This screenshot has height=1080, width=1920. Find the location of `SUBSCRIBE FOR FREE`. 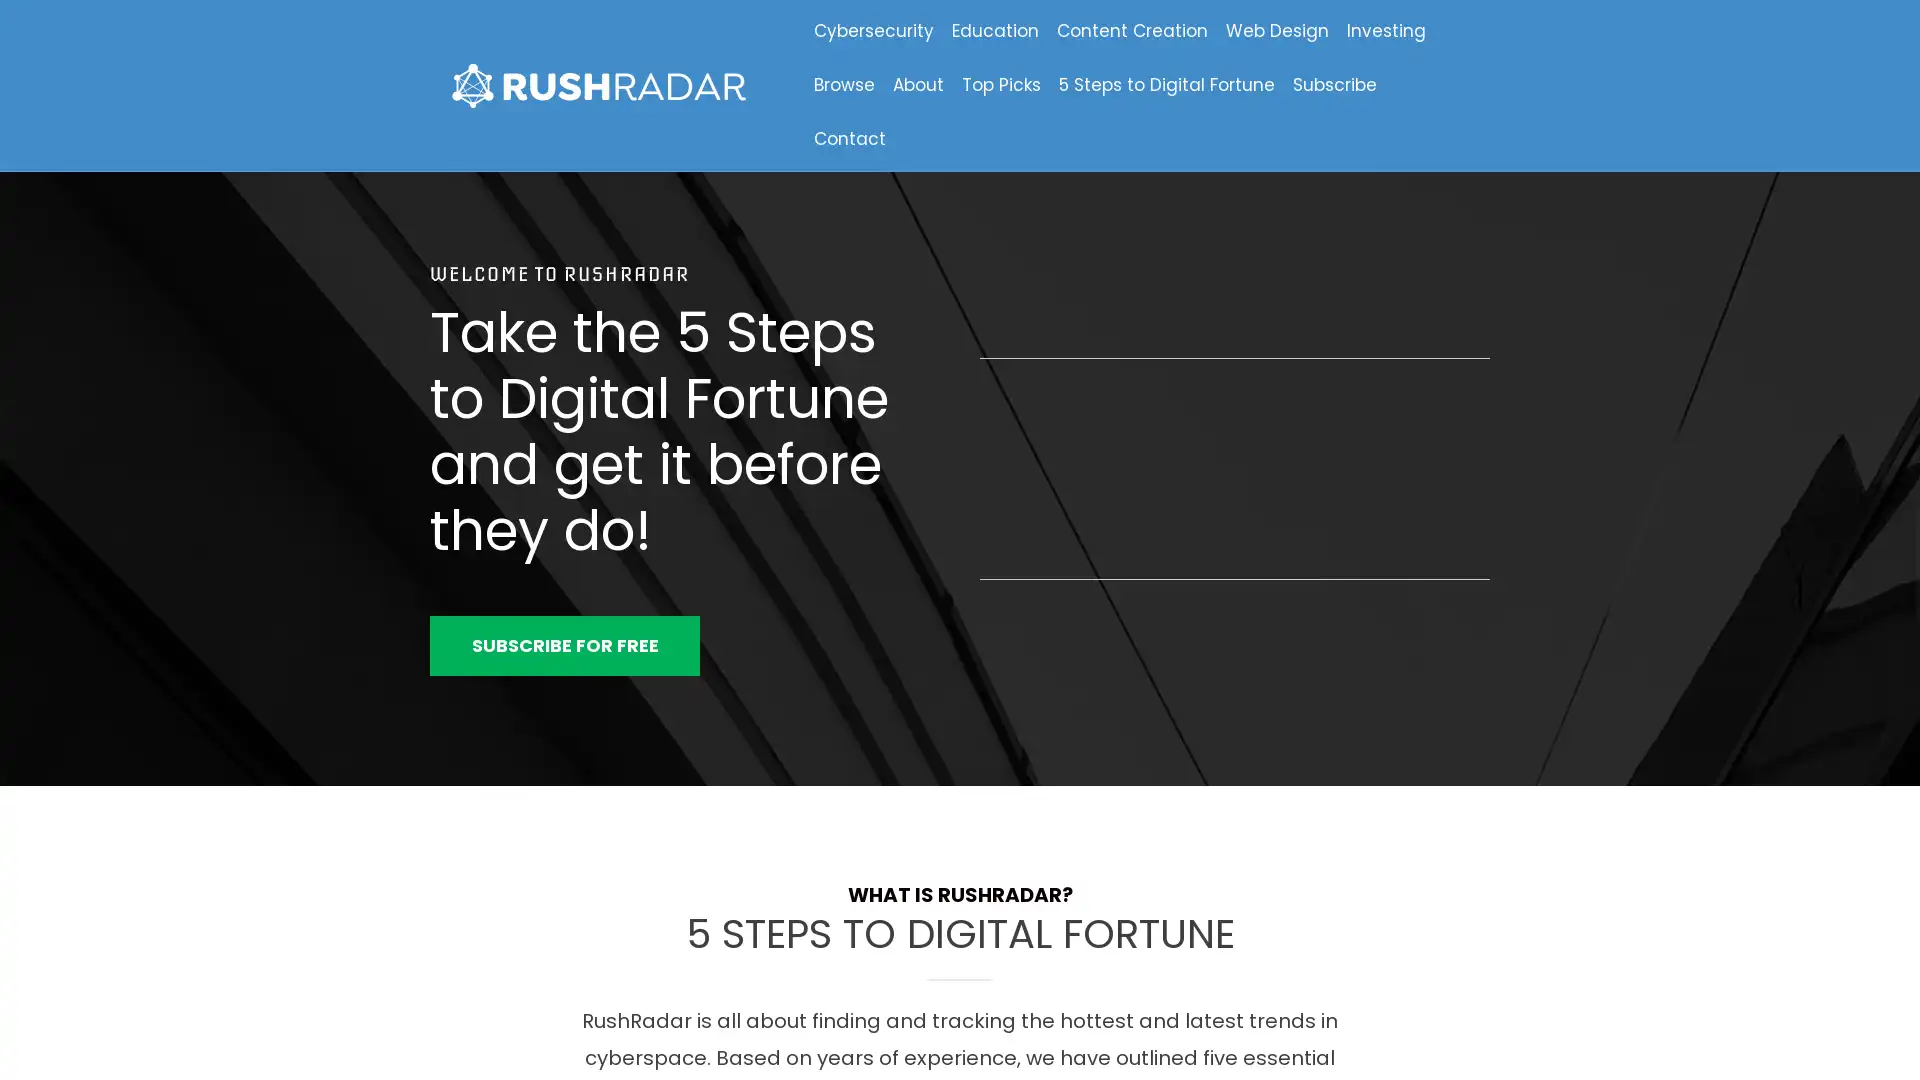

SUBSCRIBE FOR FREE is located at coordinates (564, 645).